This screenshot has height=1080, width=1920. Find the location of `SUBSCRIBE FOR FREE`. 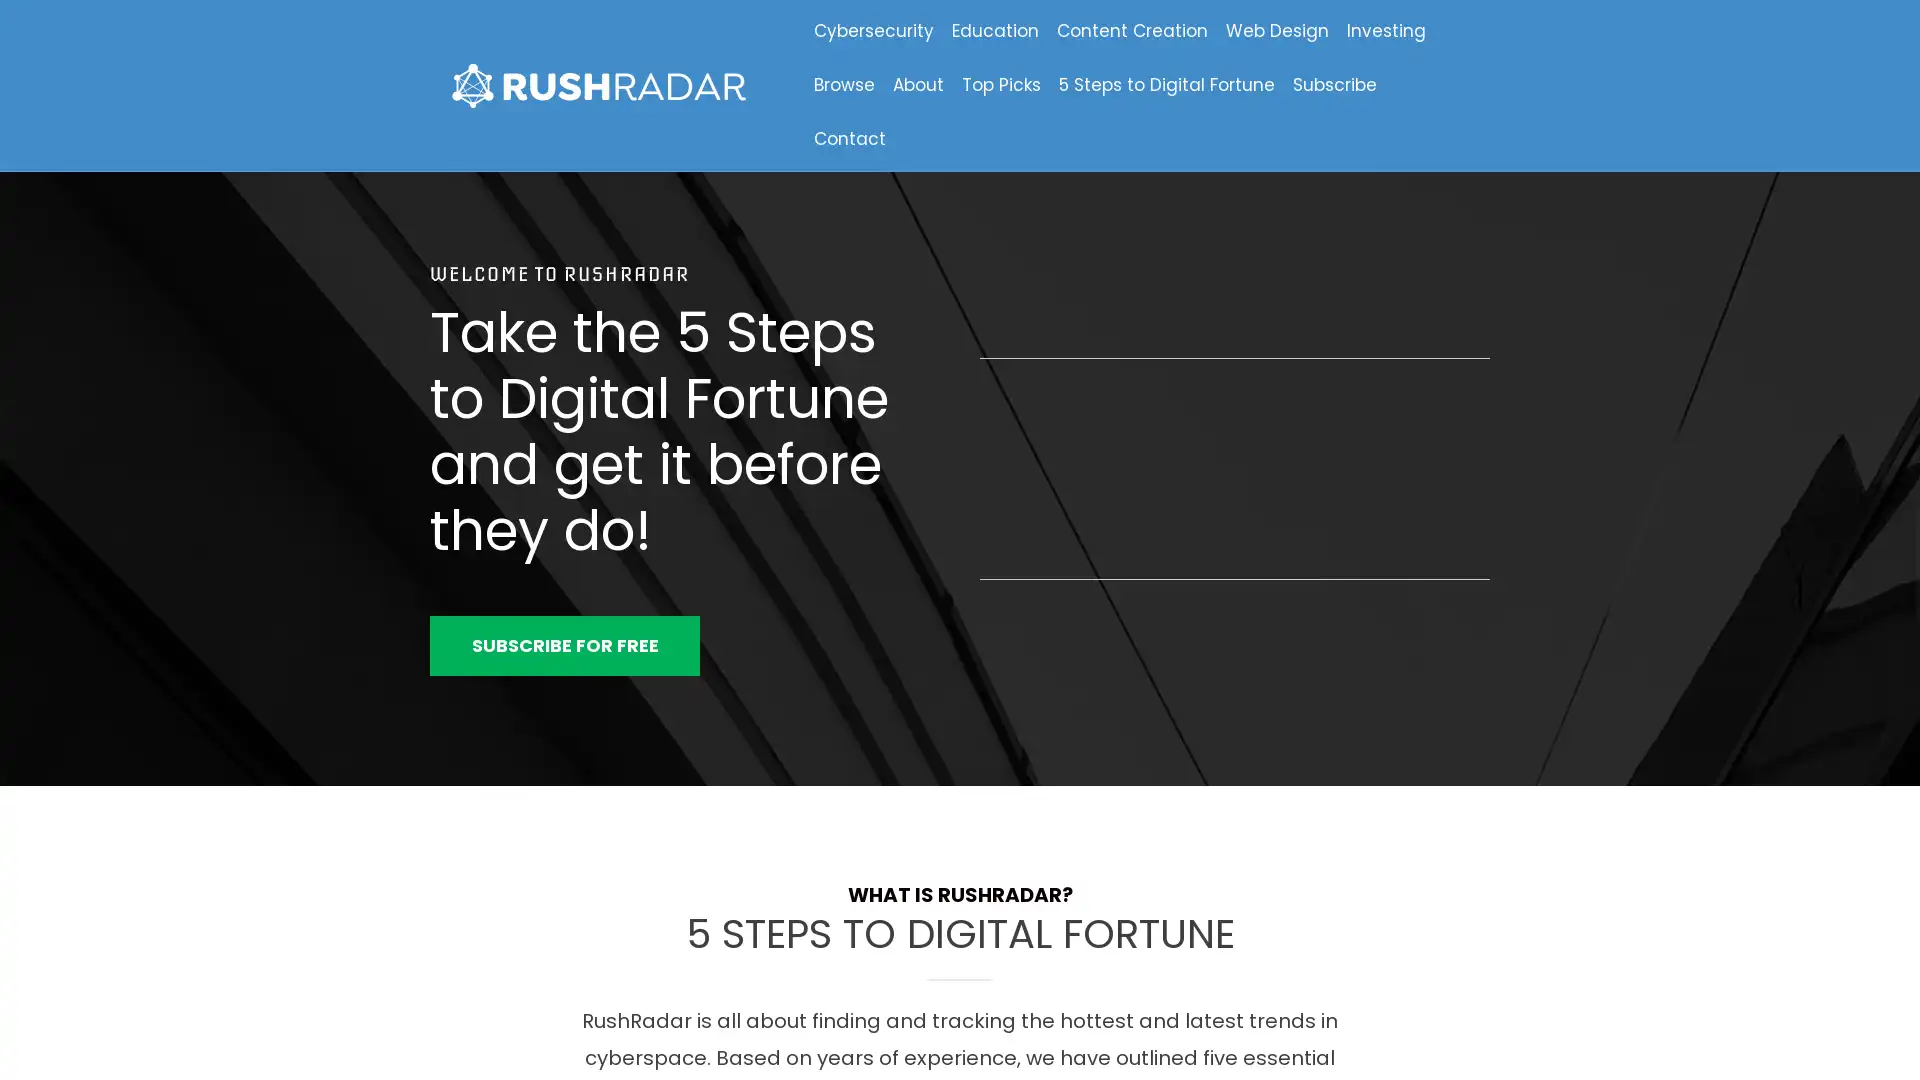

SUBSCRIBE FOR FREE is located at coordinates (564, 645).